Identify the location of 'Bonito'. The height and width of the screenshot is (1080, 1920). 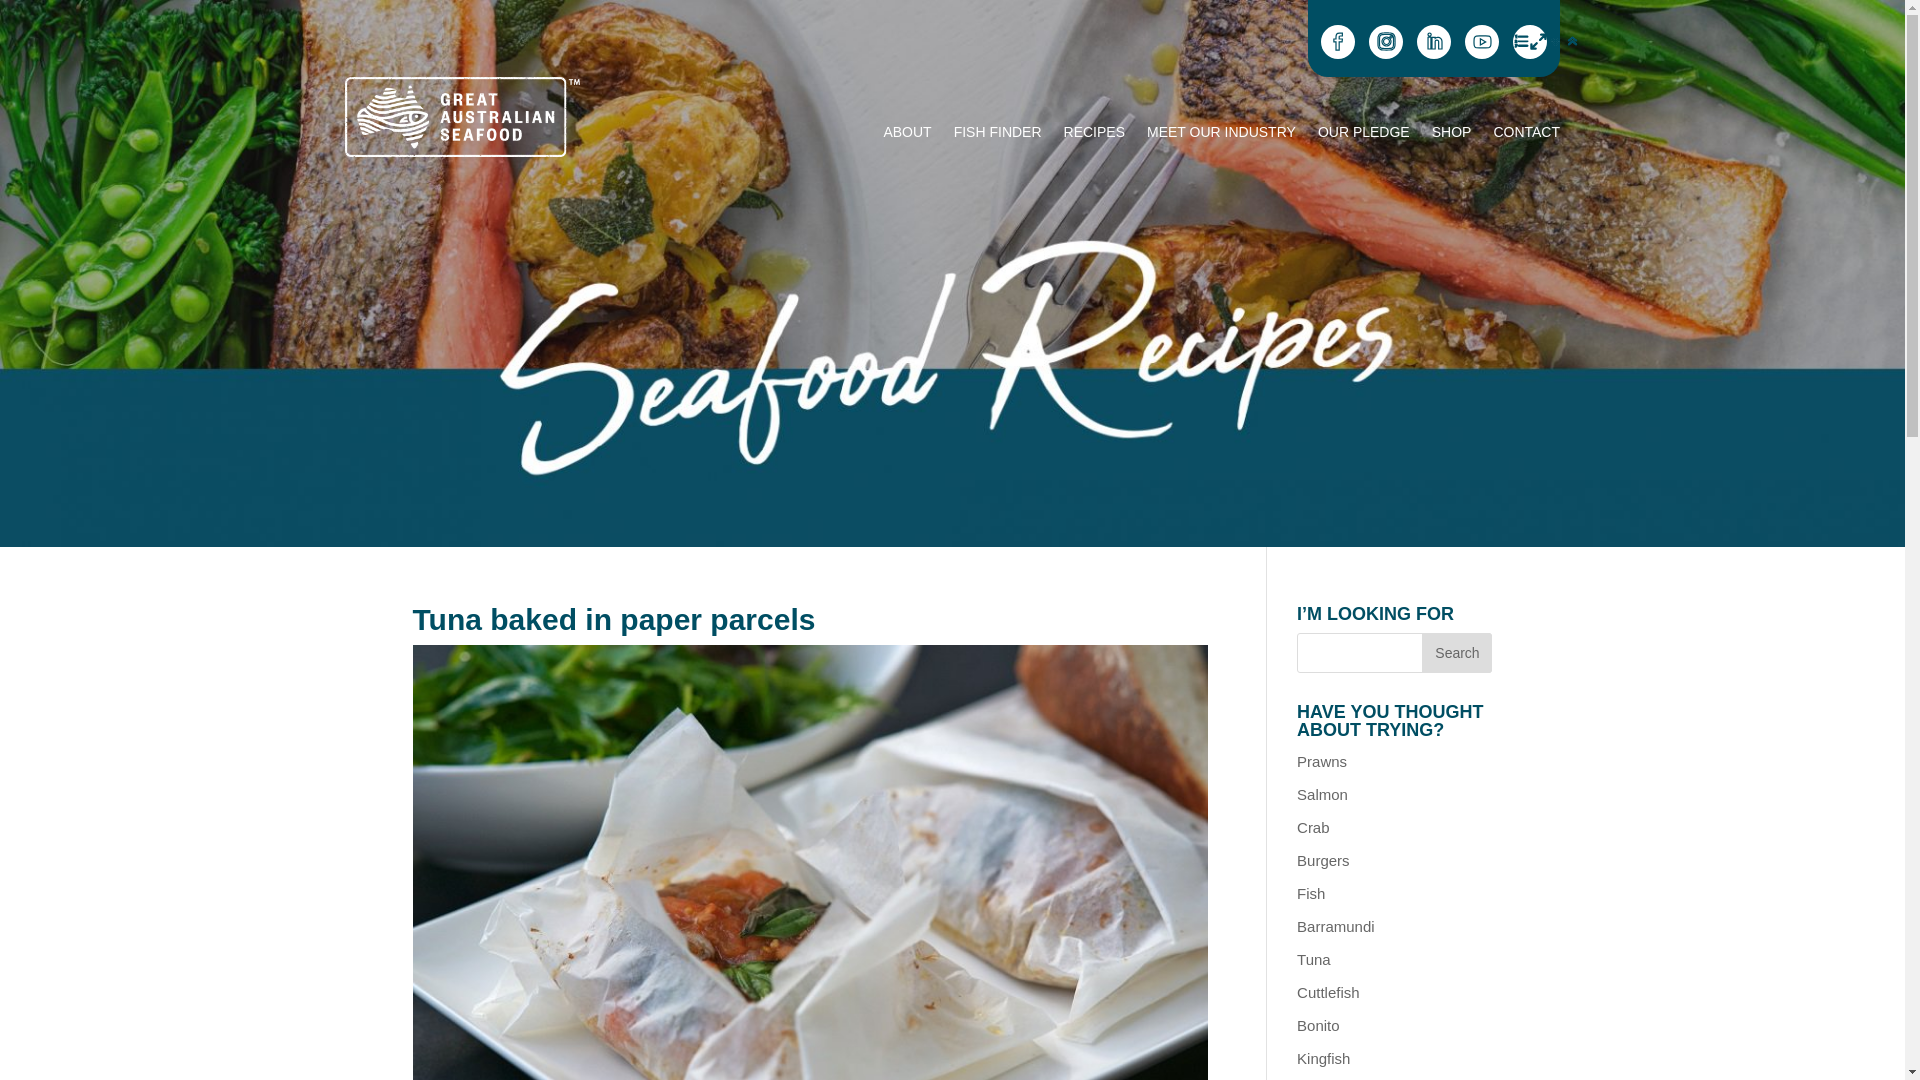
(1318, 1025).